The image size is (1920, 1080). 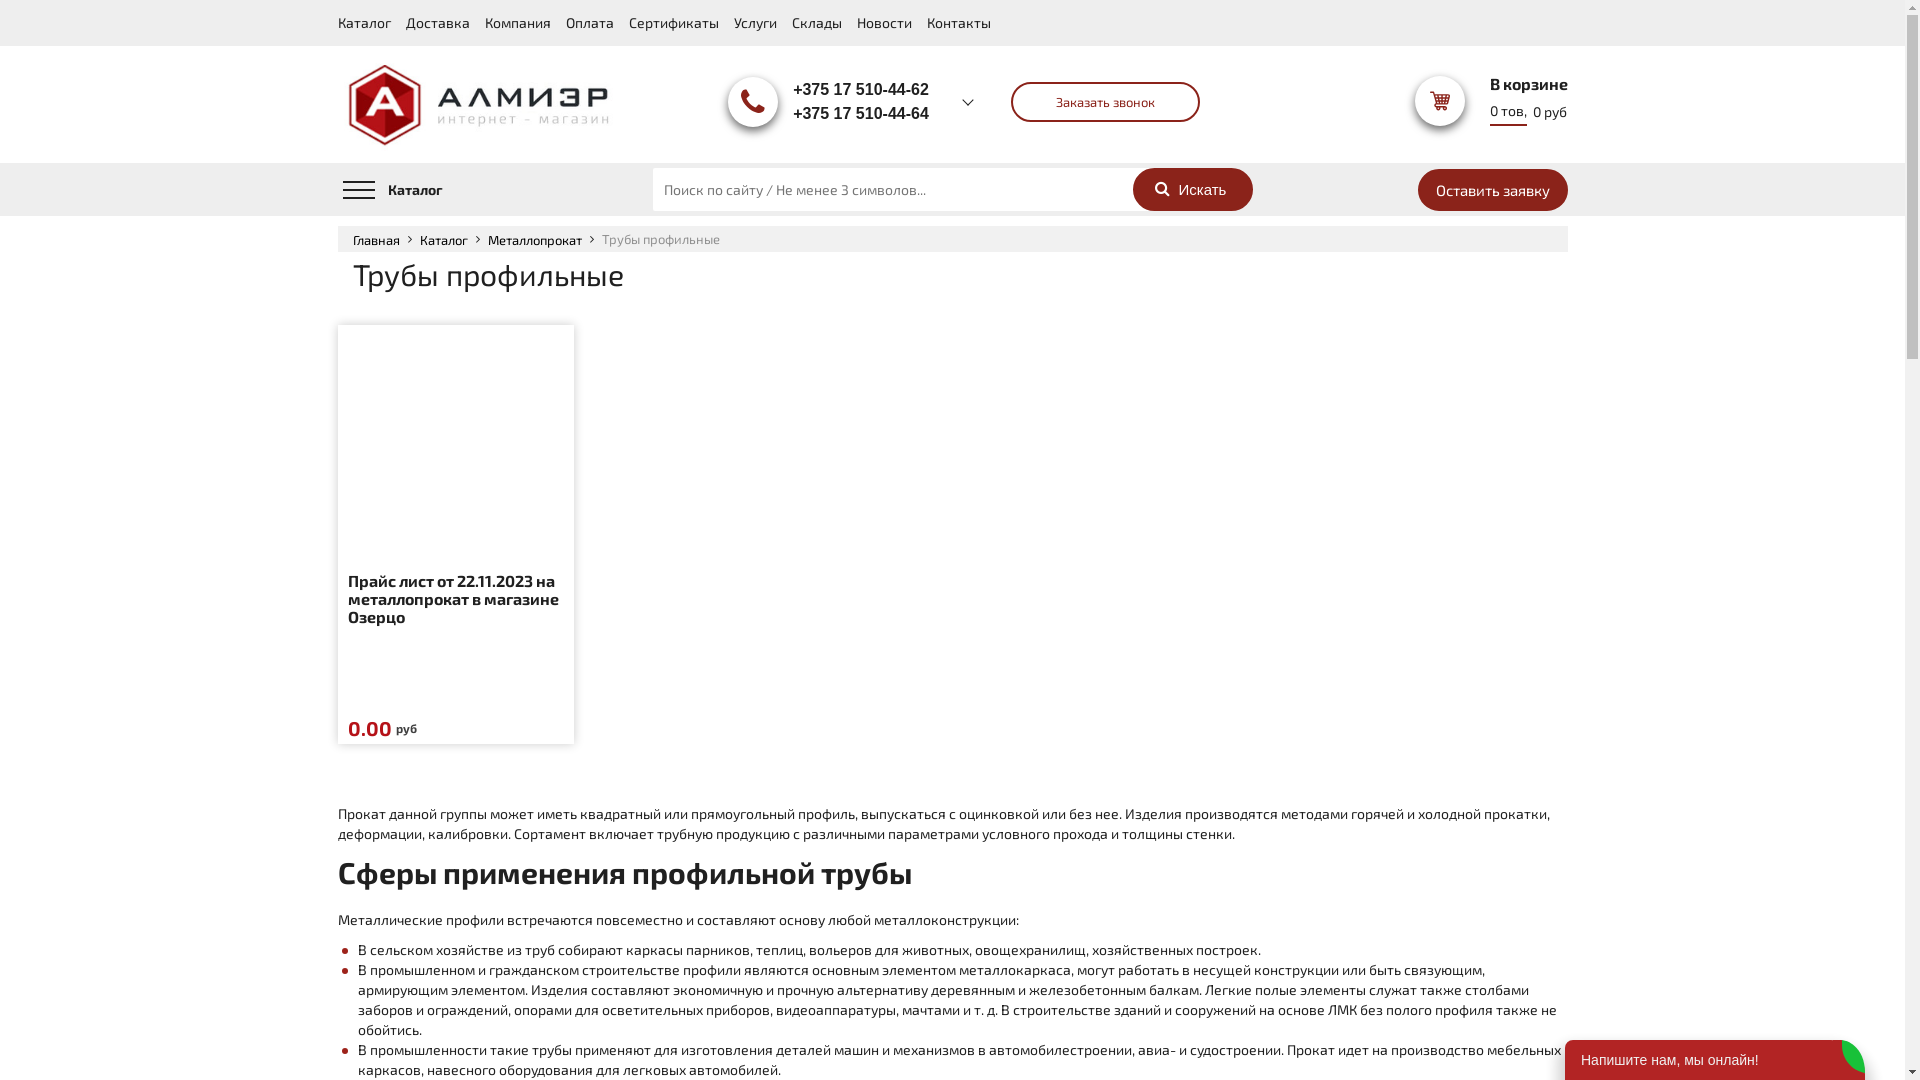 I want to click on '+375 17 510-44-62', so click(x=791, y=87).